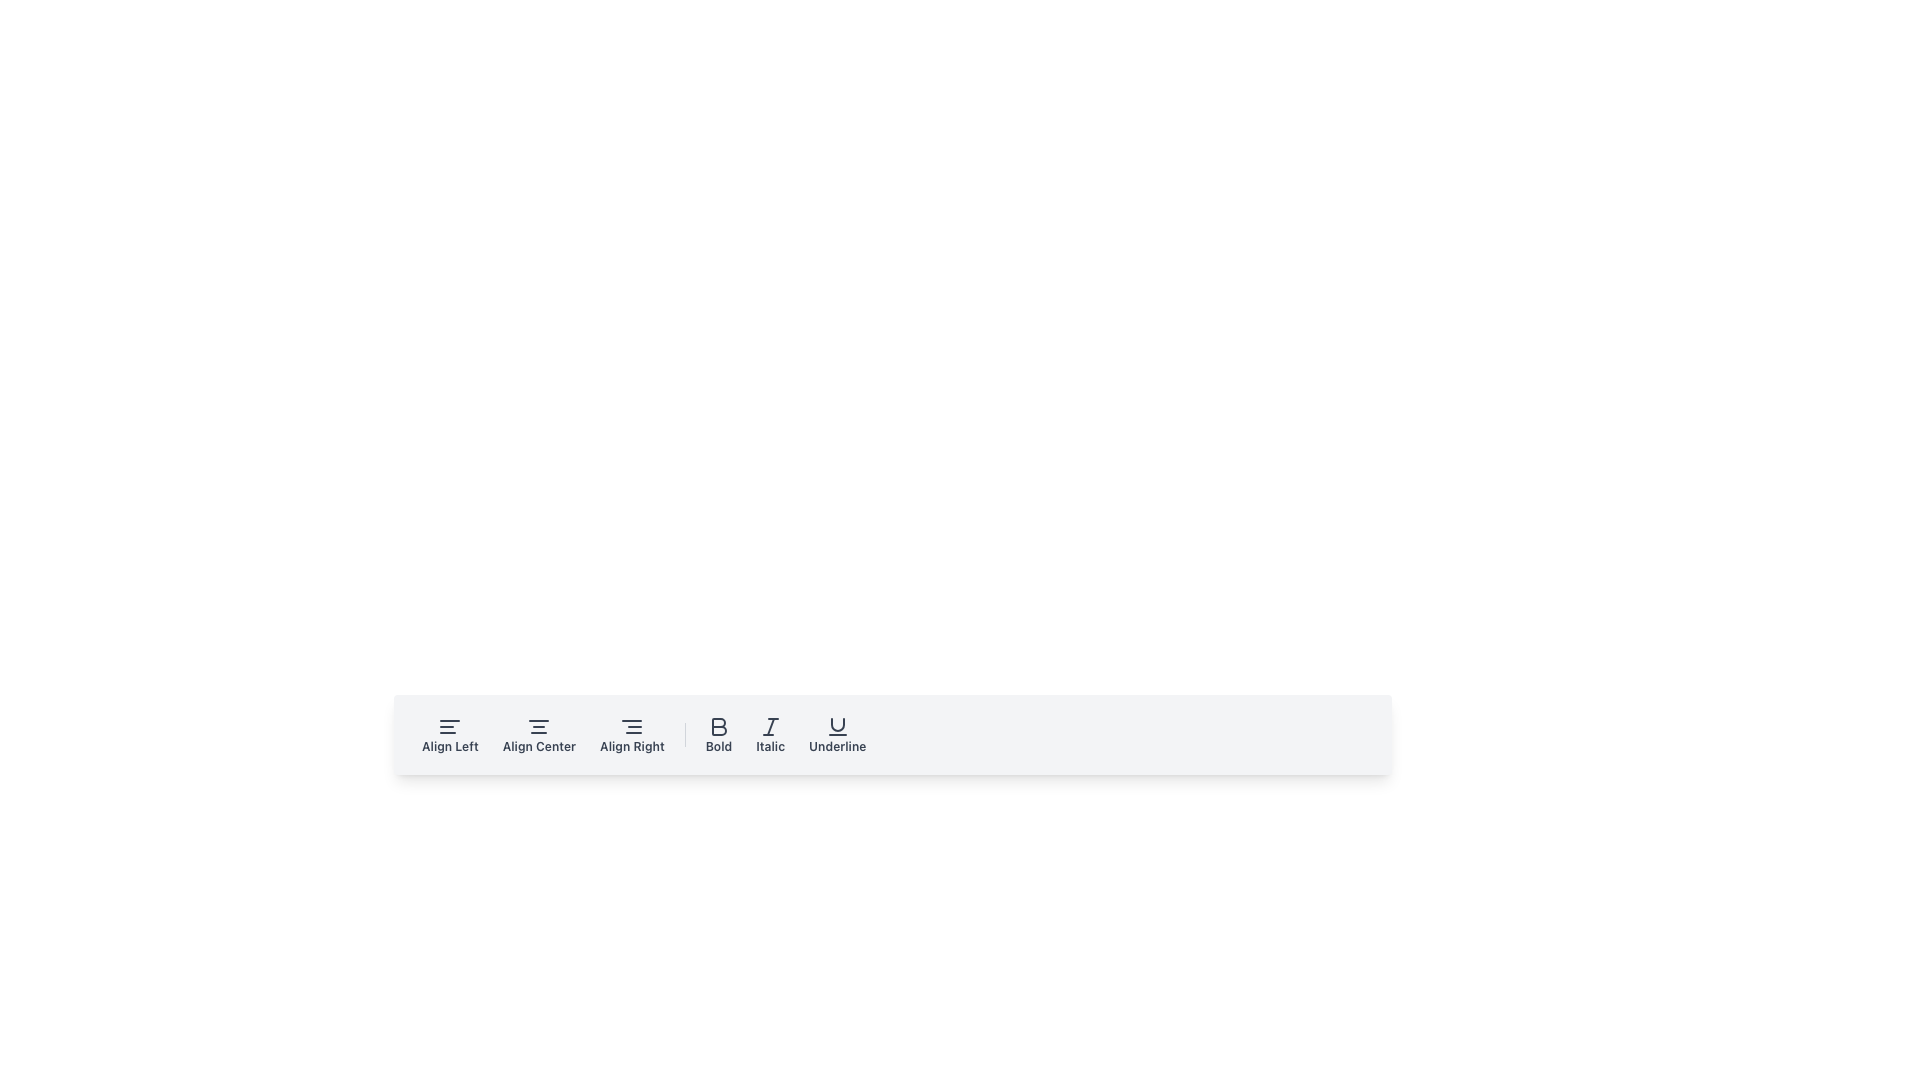  What do you see at coordinates (631, 747) in the screenshot?
I see `the right alignment option label located within the horizontal toolbar at the bottom of the layout, situated between the 'Align Center' button and the 'Bold' button, to apply right alignment to the selected text or object` at bounding box center [631, 747].